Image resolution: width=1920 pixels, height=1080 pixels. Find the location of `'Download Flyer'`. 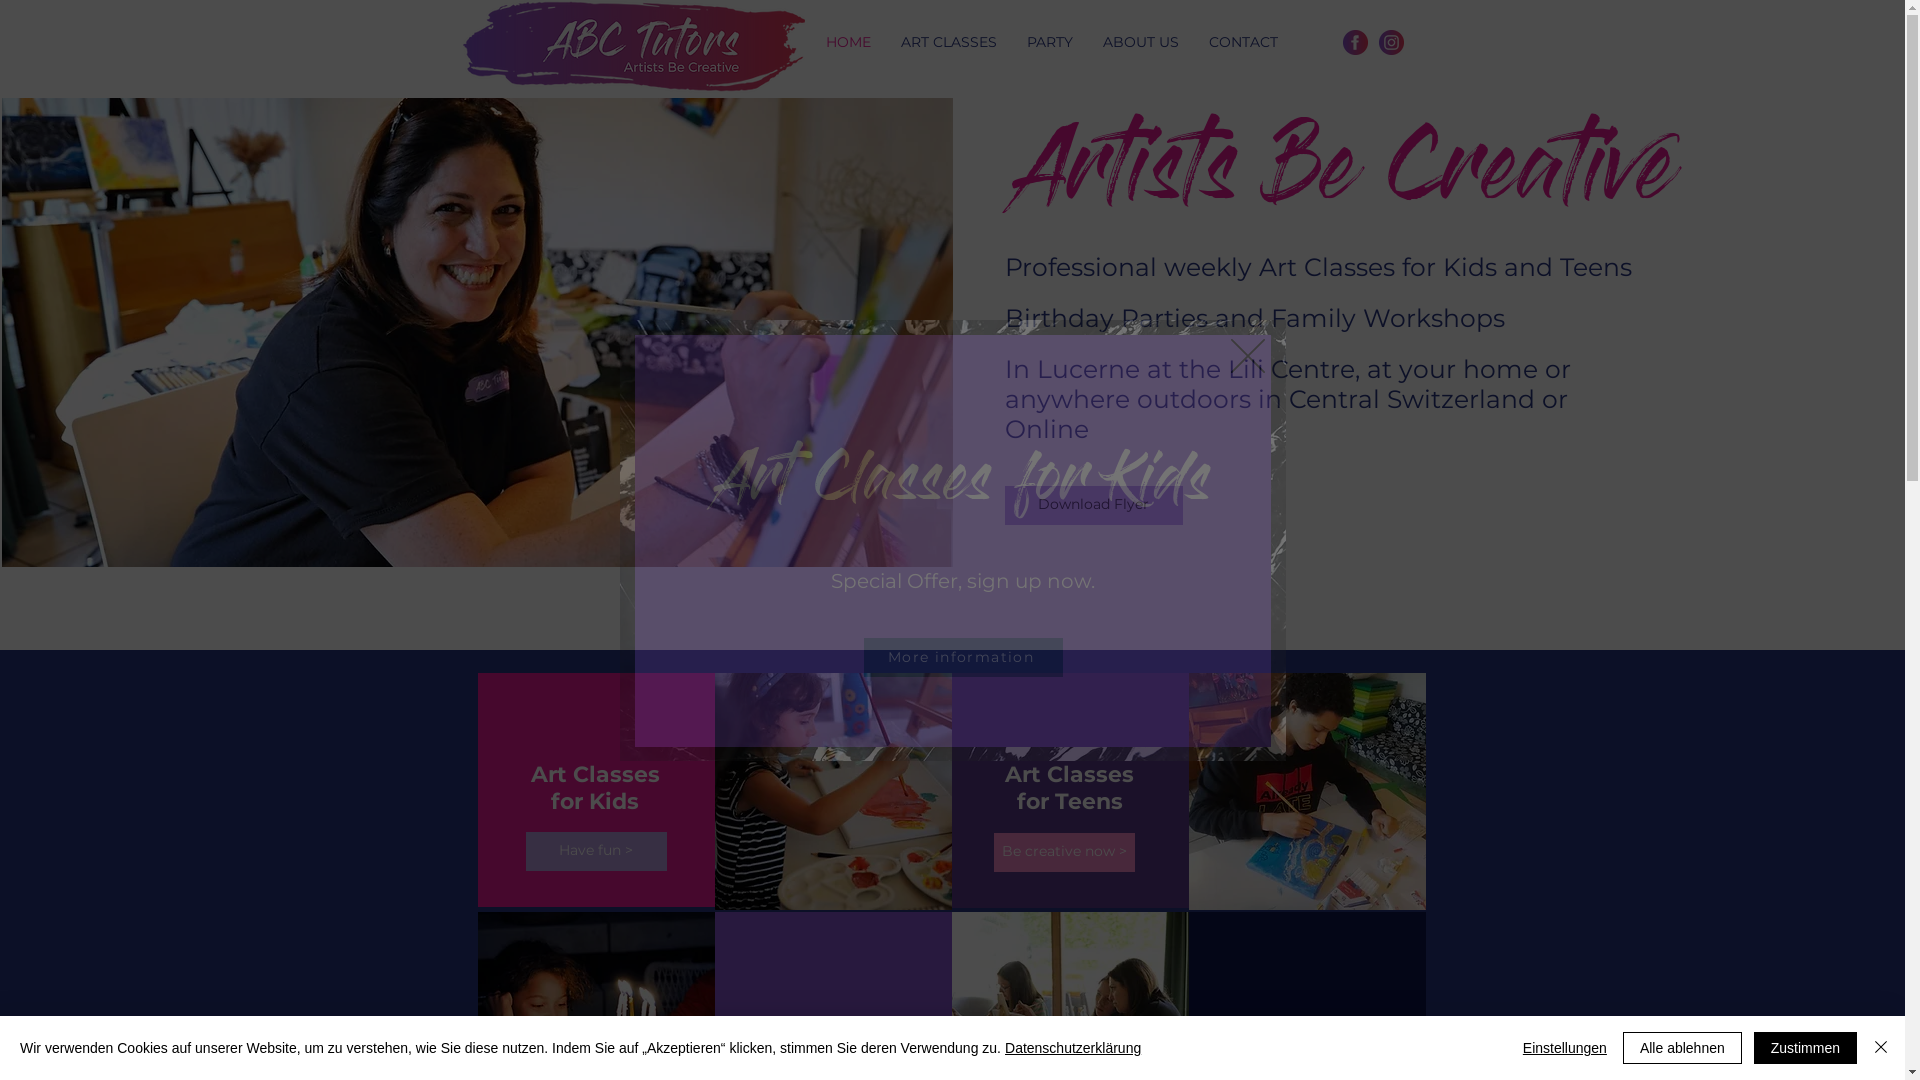

'Download Flyer' is located at coordinates (1004, 504).